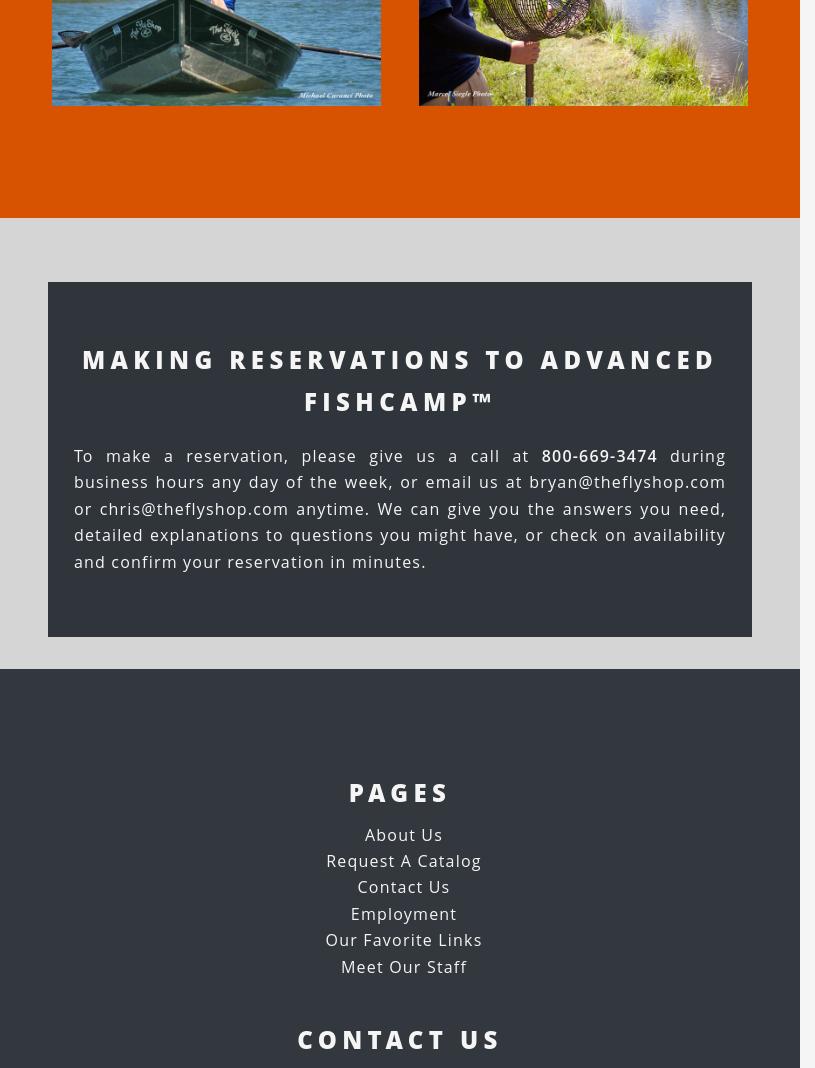  What do you see at coordinates (193, 508) in the screenshot?
I see `'chris@theflyshop.com'` at bounding box center [193, 508].